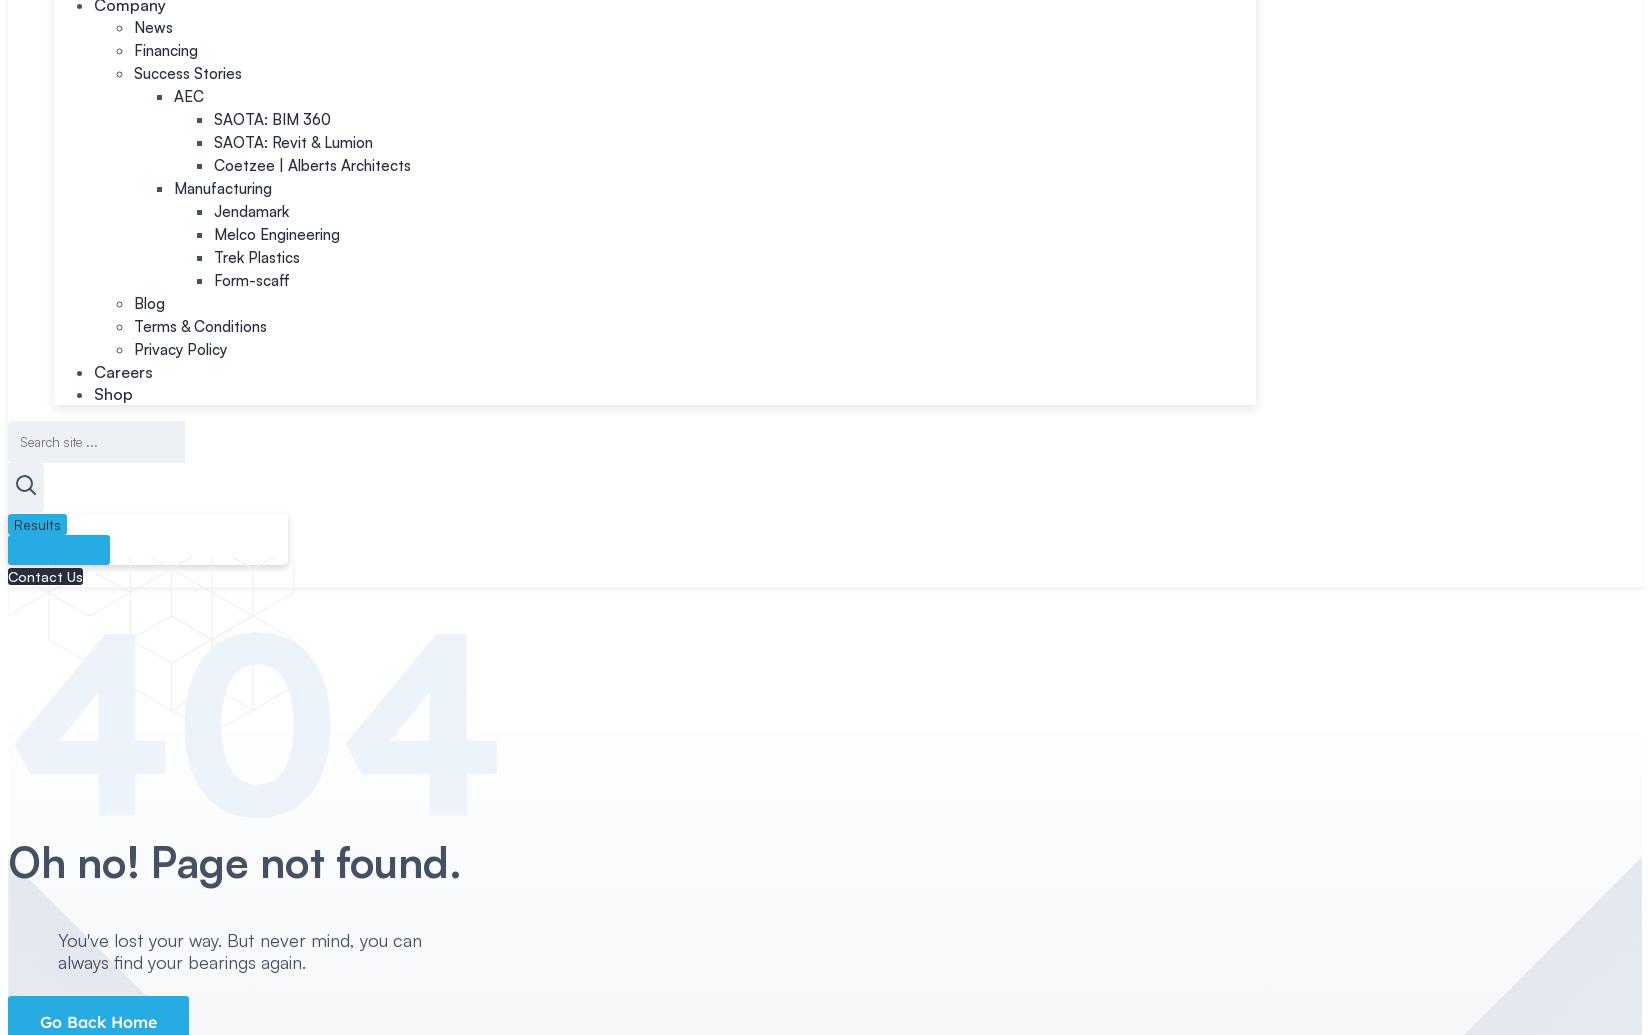  What do you see at coordinates (188, 96) in the screenshot?
I see `'AEC'` at bounding box center [188, 96].